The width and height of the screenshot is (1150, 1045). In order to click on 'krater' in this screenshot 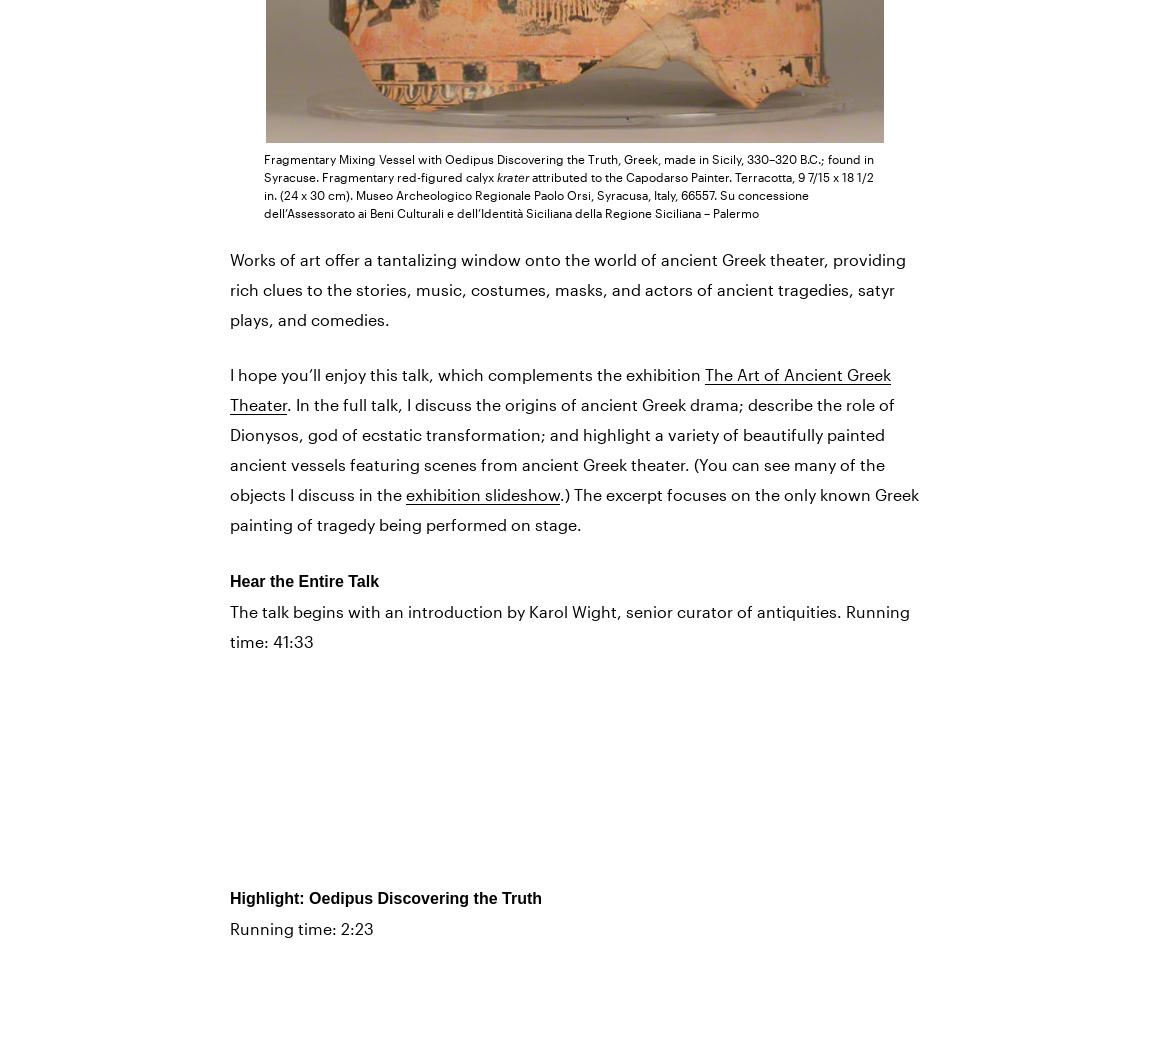, I will do `click(497, 175)`.